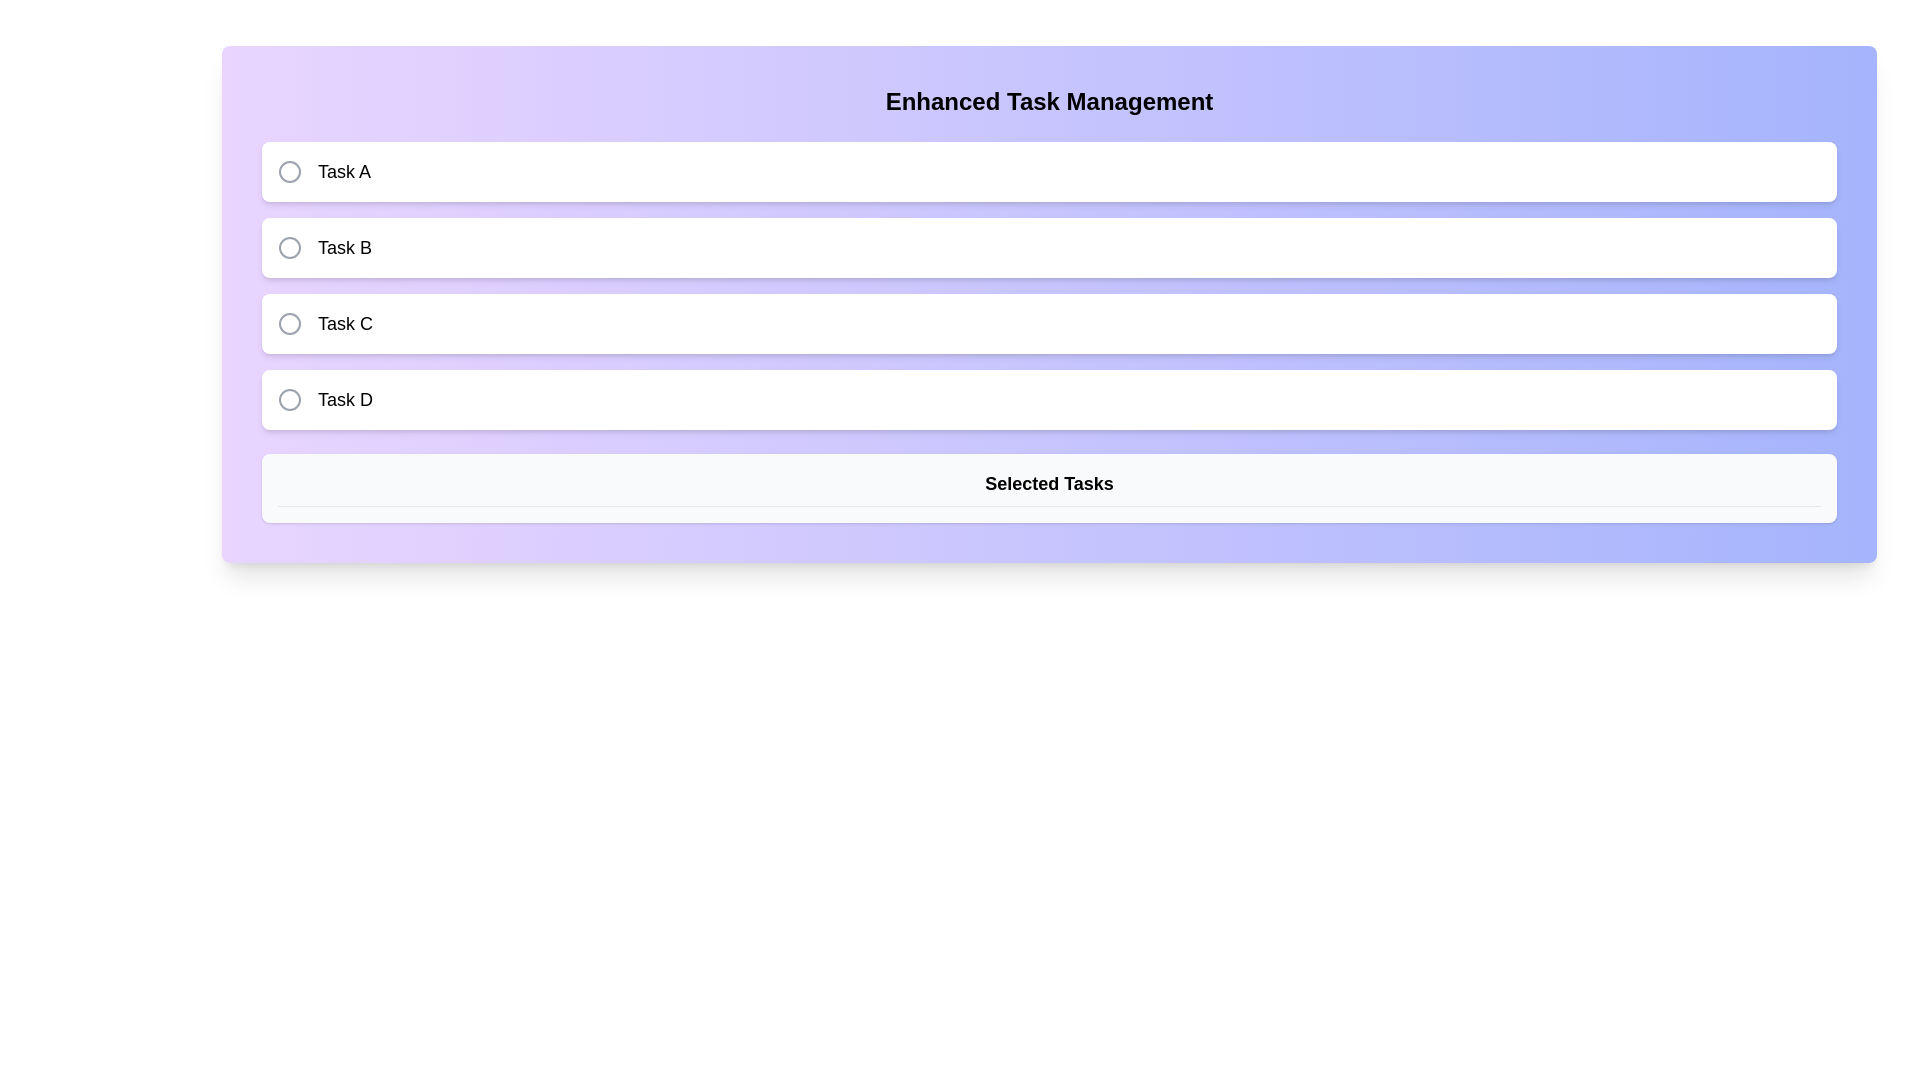 The width and height of the screenshot is (1920, 1080). I want to click on the circular icon with a gray stroke located to the left of the text 'Task A', ensuring it is centered vertically within the task item, so click(288, 171).